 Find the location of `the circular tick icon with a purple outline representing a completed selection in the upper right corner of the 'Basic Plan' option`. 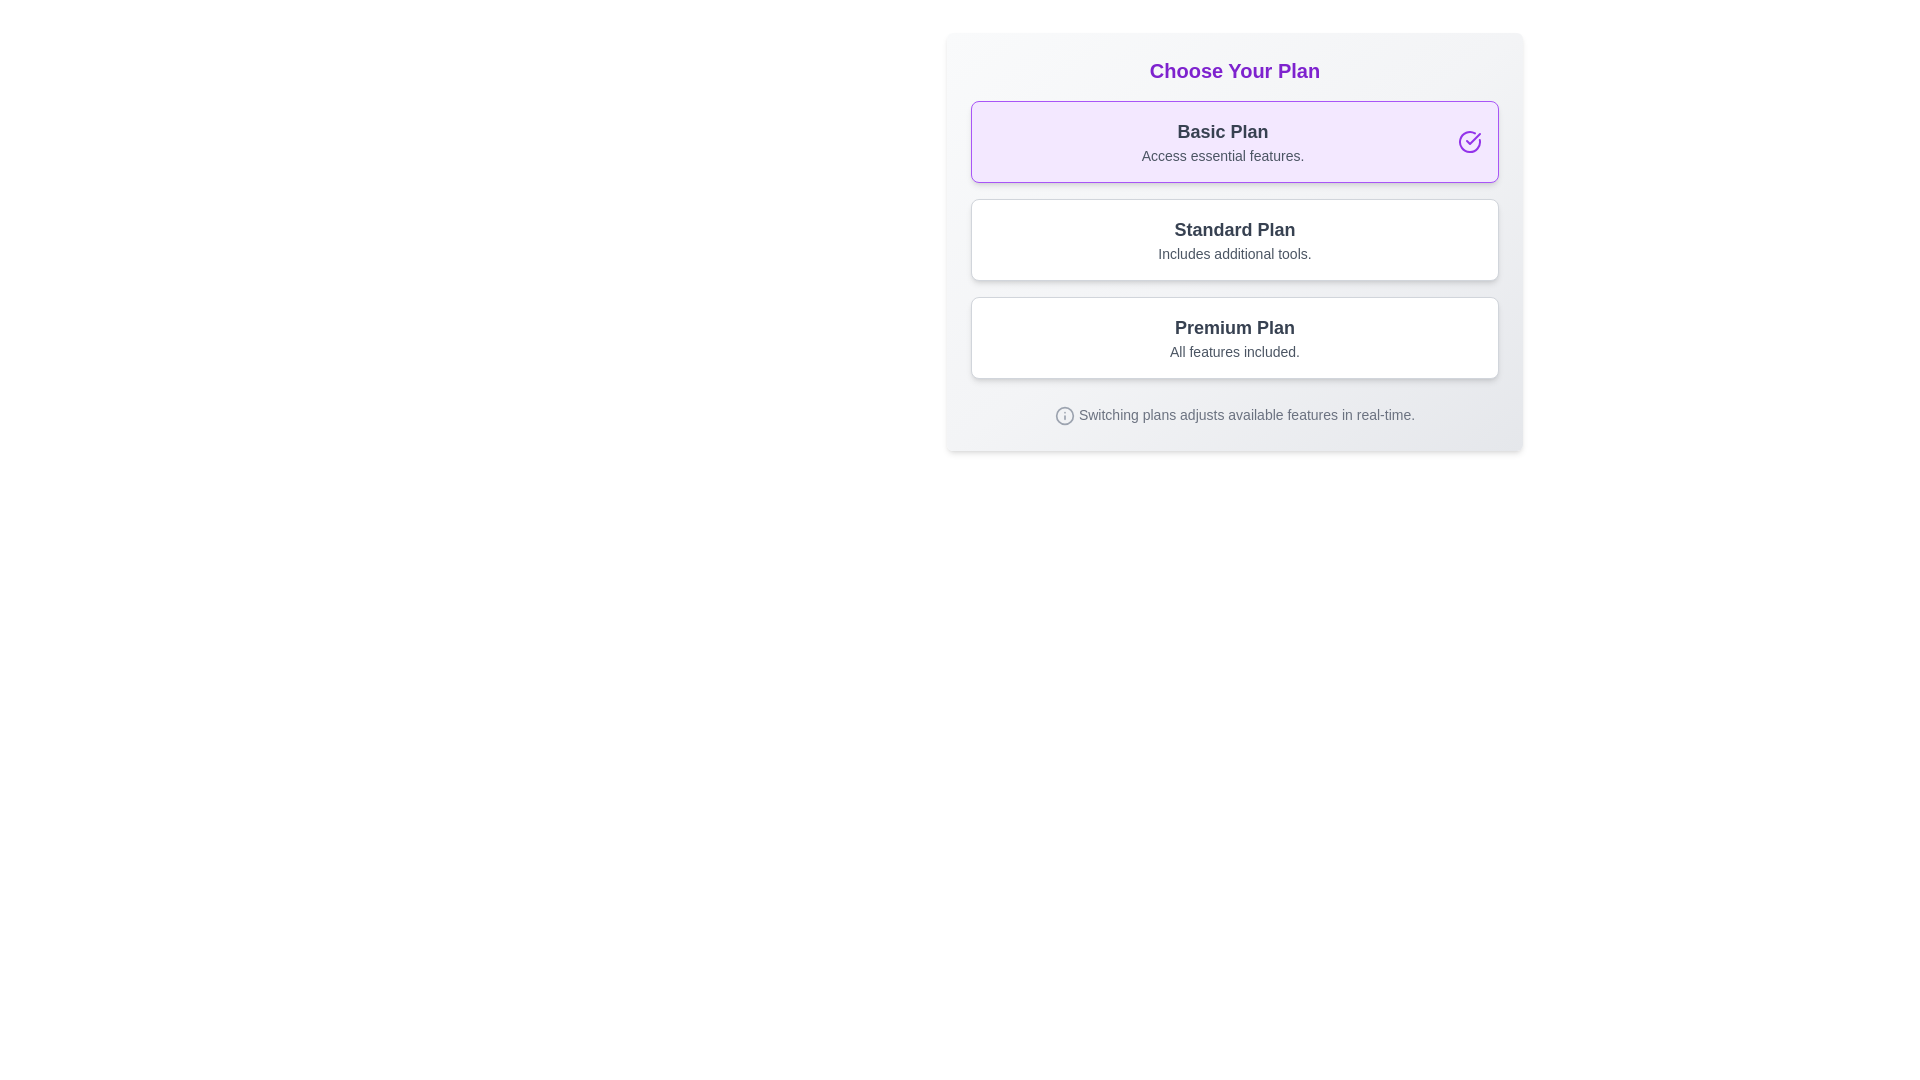

the circular tick icon with a purple outline representing a completed selection in the upper right corner of the 'Basic Plan' option is located at coordinates (1469, 141).